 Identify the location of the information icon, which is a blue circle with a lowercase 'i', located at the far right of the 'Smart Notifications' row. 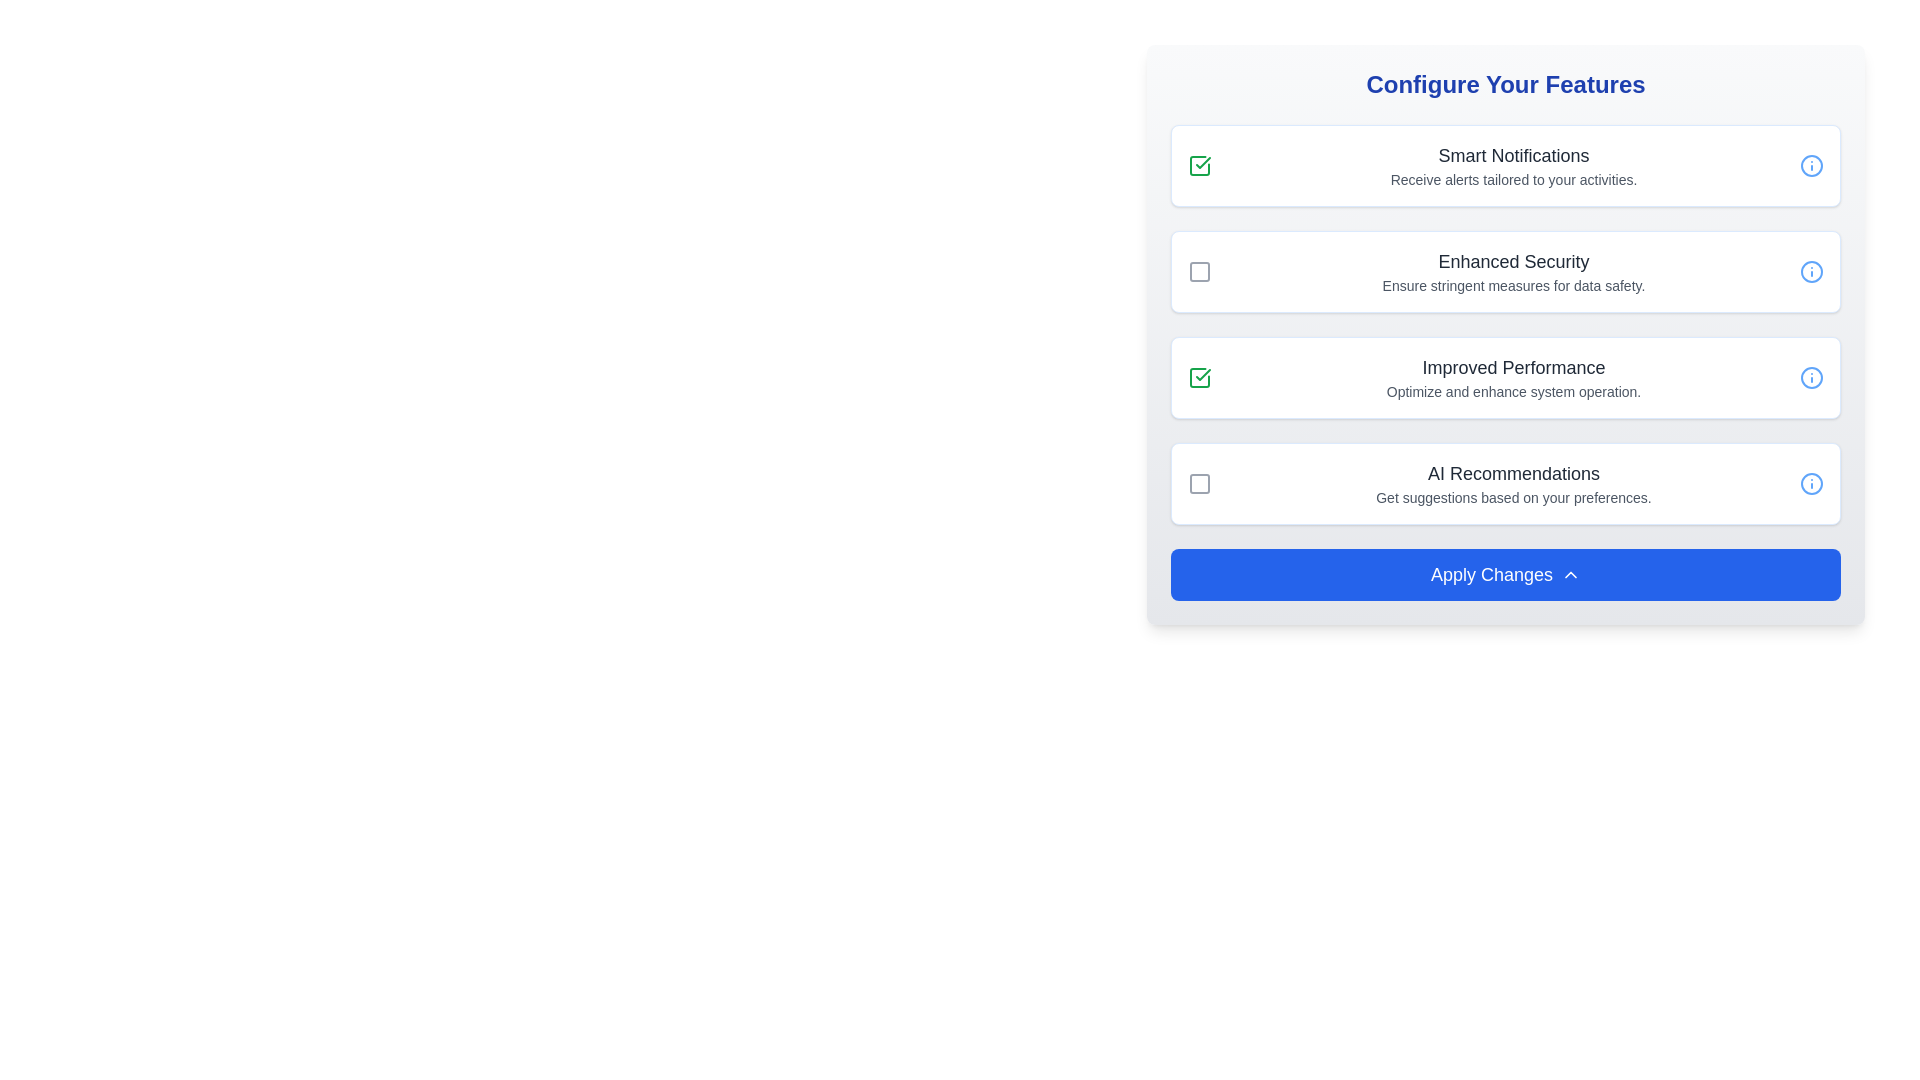
(1811, 164).